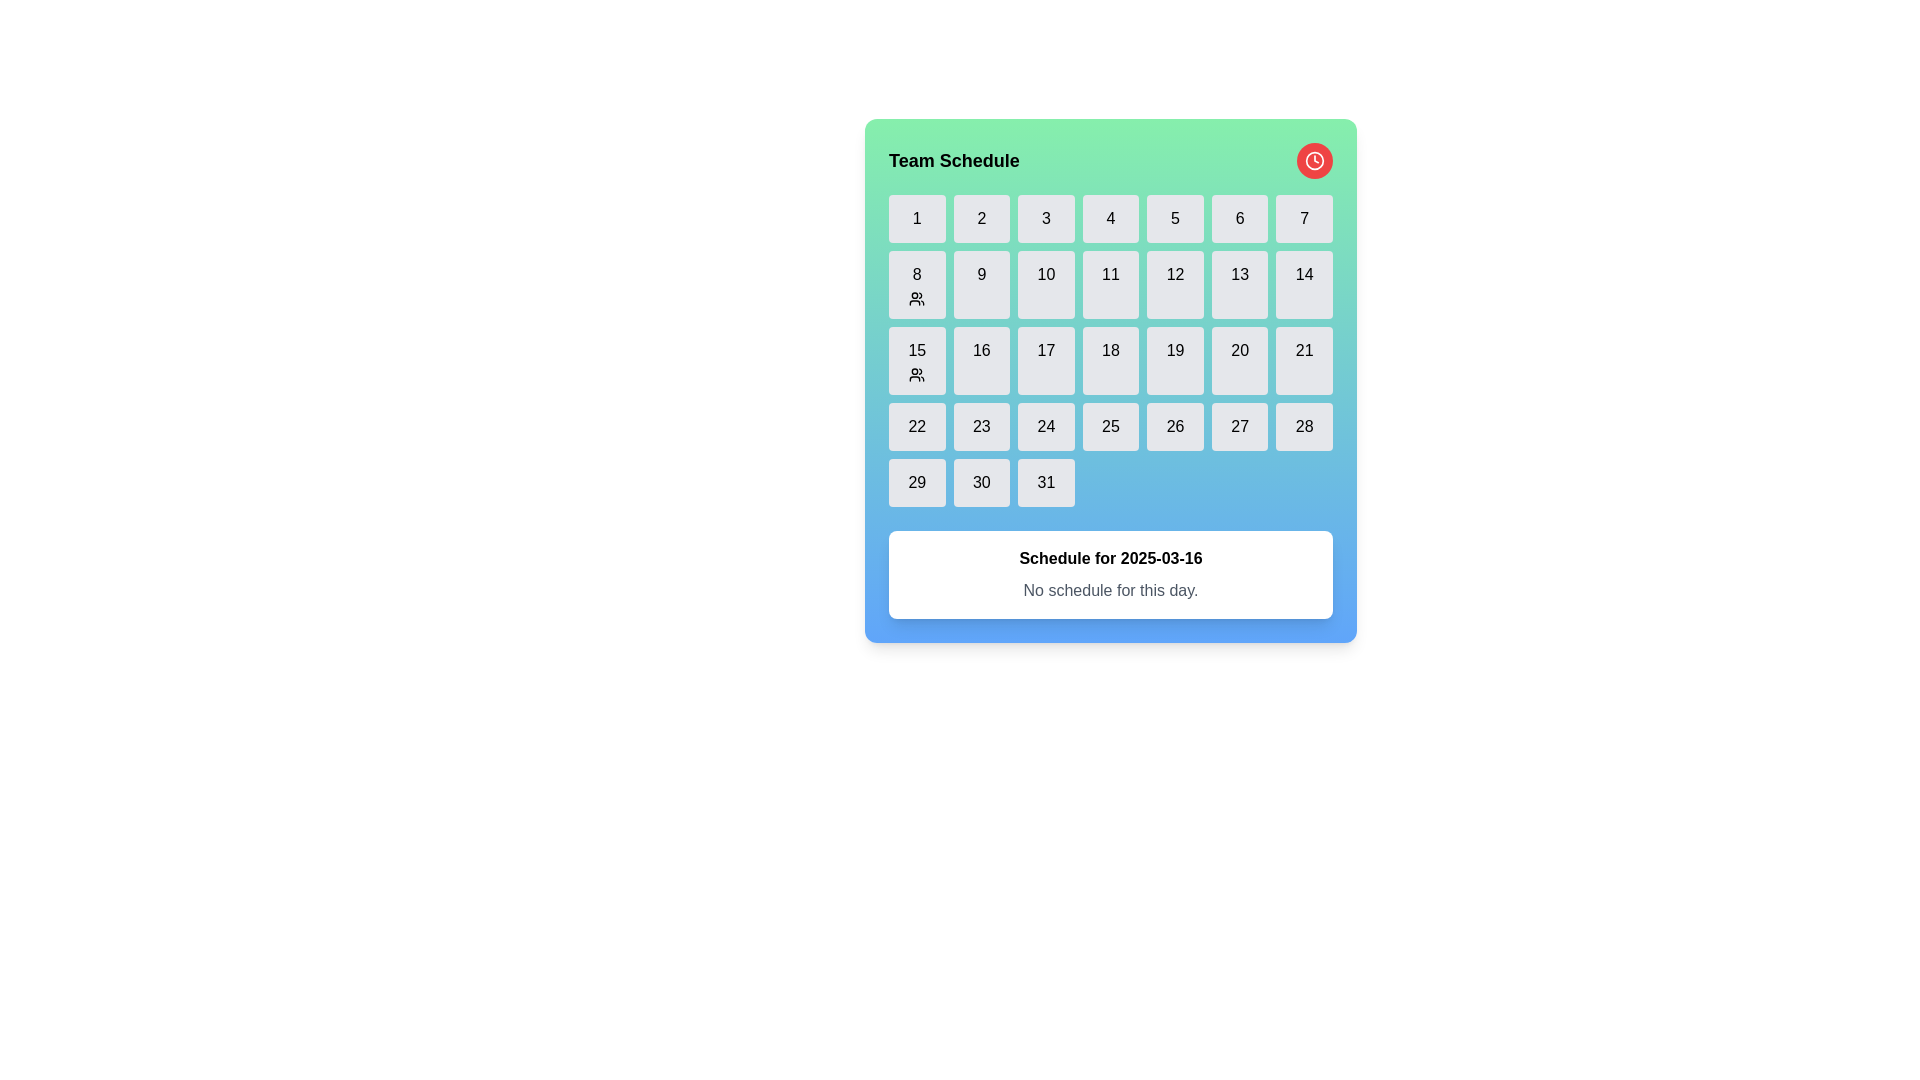 This screenshot has width=1920, height=1080. What do you see at coordinates (1304, 219) in the screenshot?
I see `the numeral '7' in the calendar grid titled 'Team Schedule'` at bounding box center [1304, 219].